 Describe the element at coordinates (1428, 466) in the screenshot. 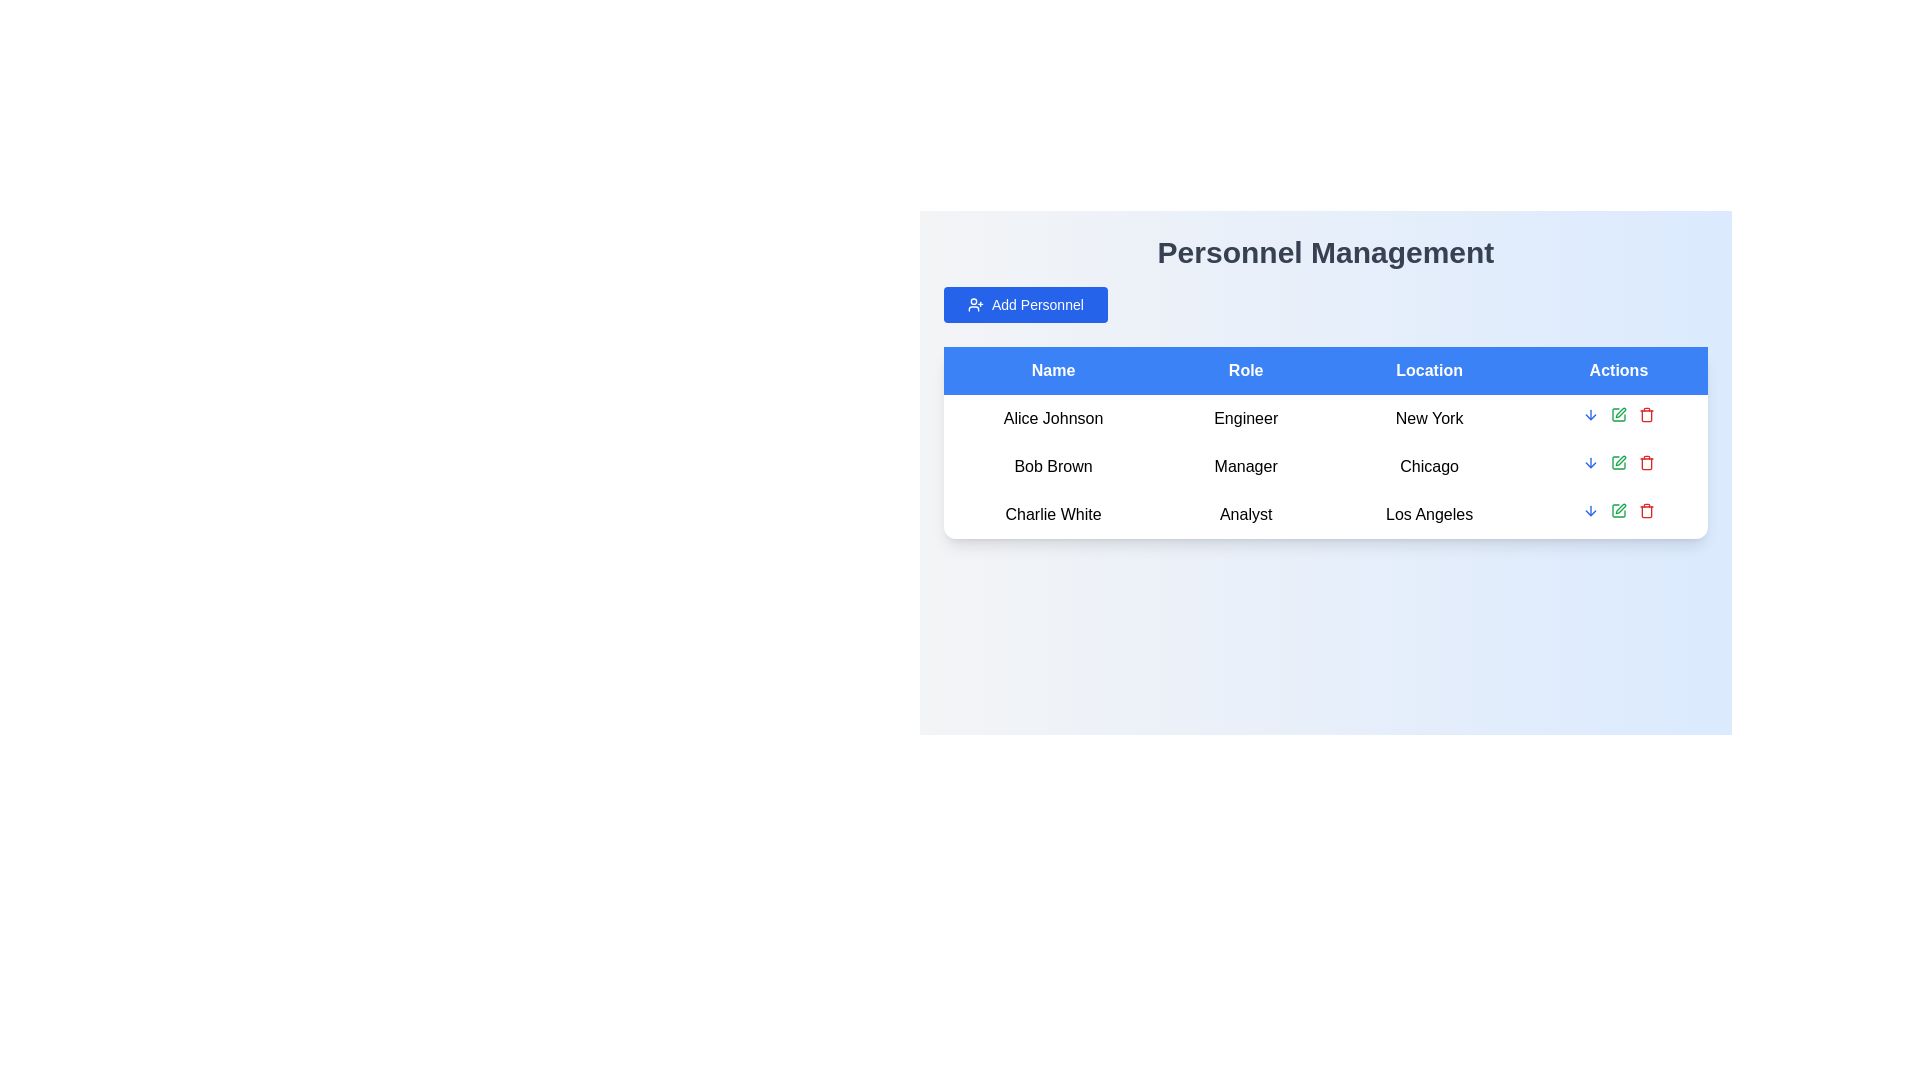

I see `the label indicating the location associated with 'Bob Brown', which is the third item under the 'Location' column in the table` at that location.